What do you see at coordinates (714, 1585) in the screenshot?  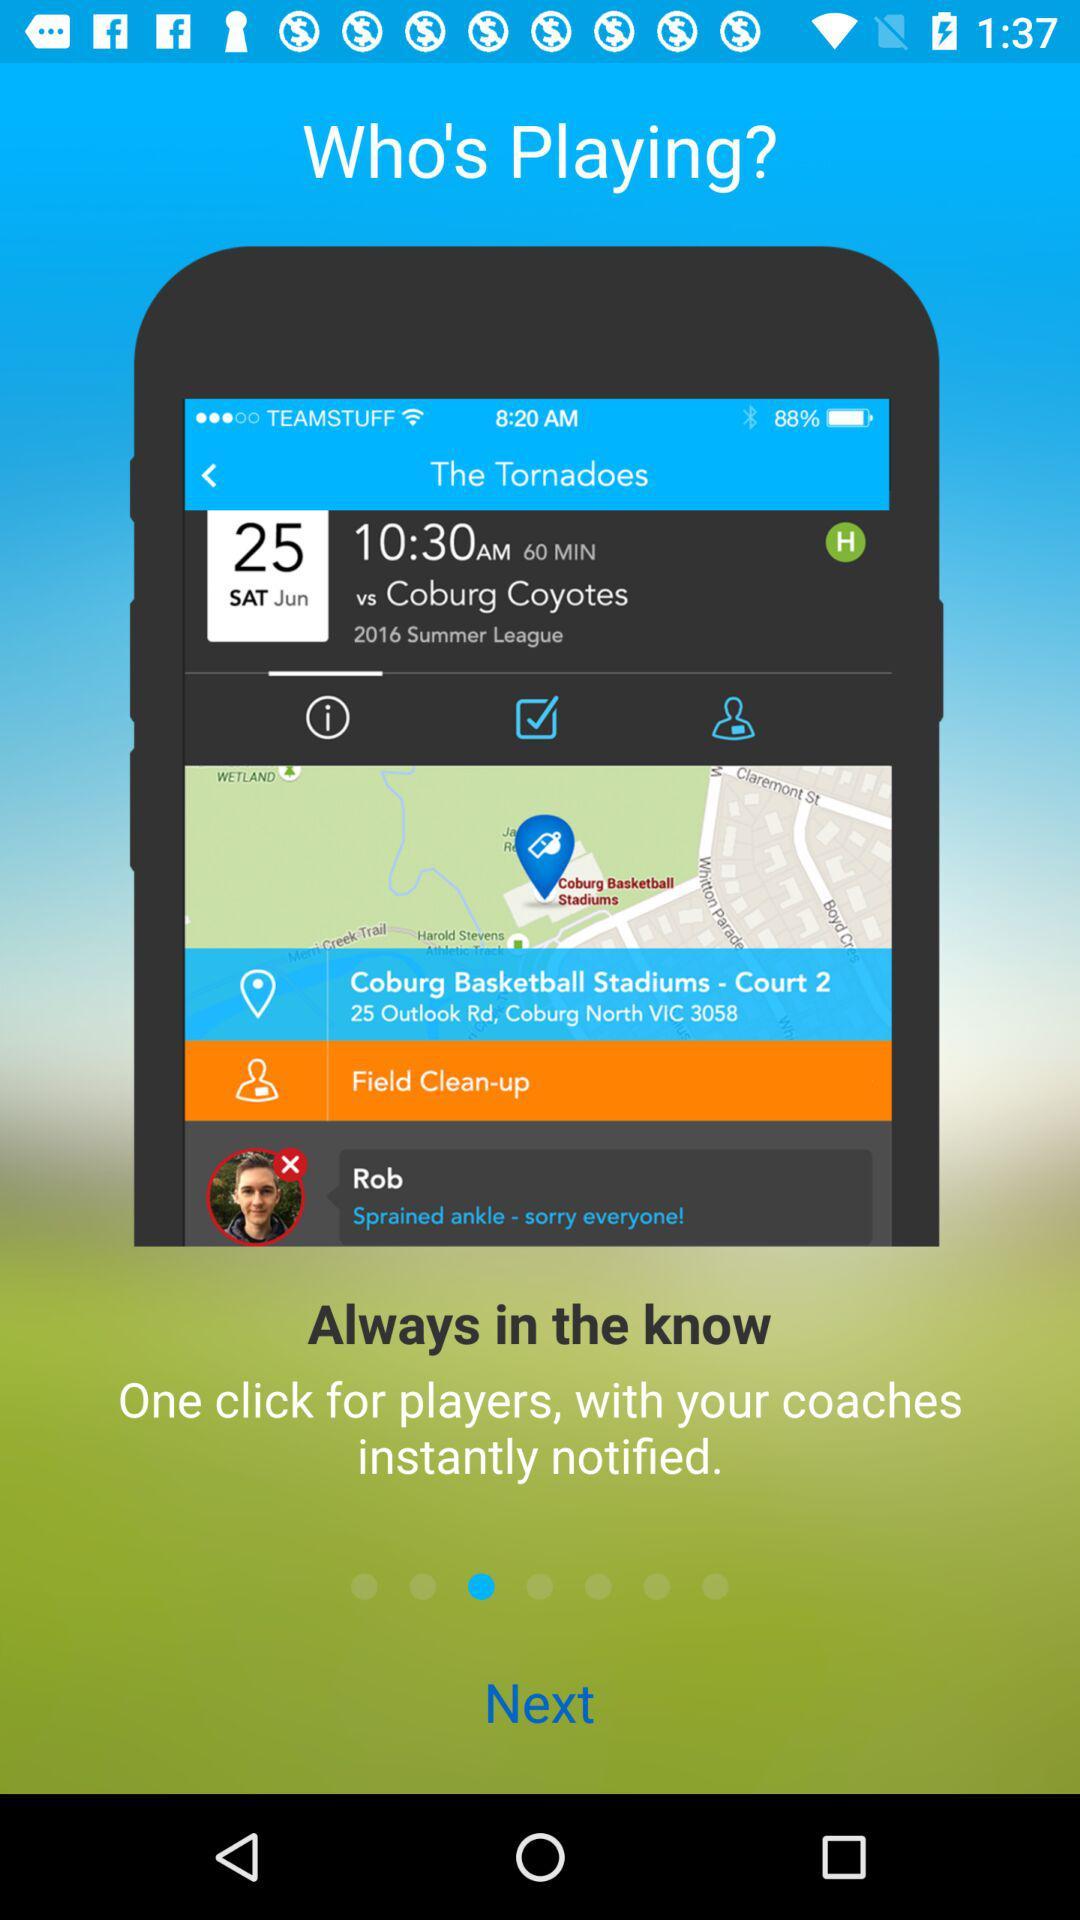 I see `with this you can scroll to the right side to see more information` at bounding box center [714, 1585].